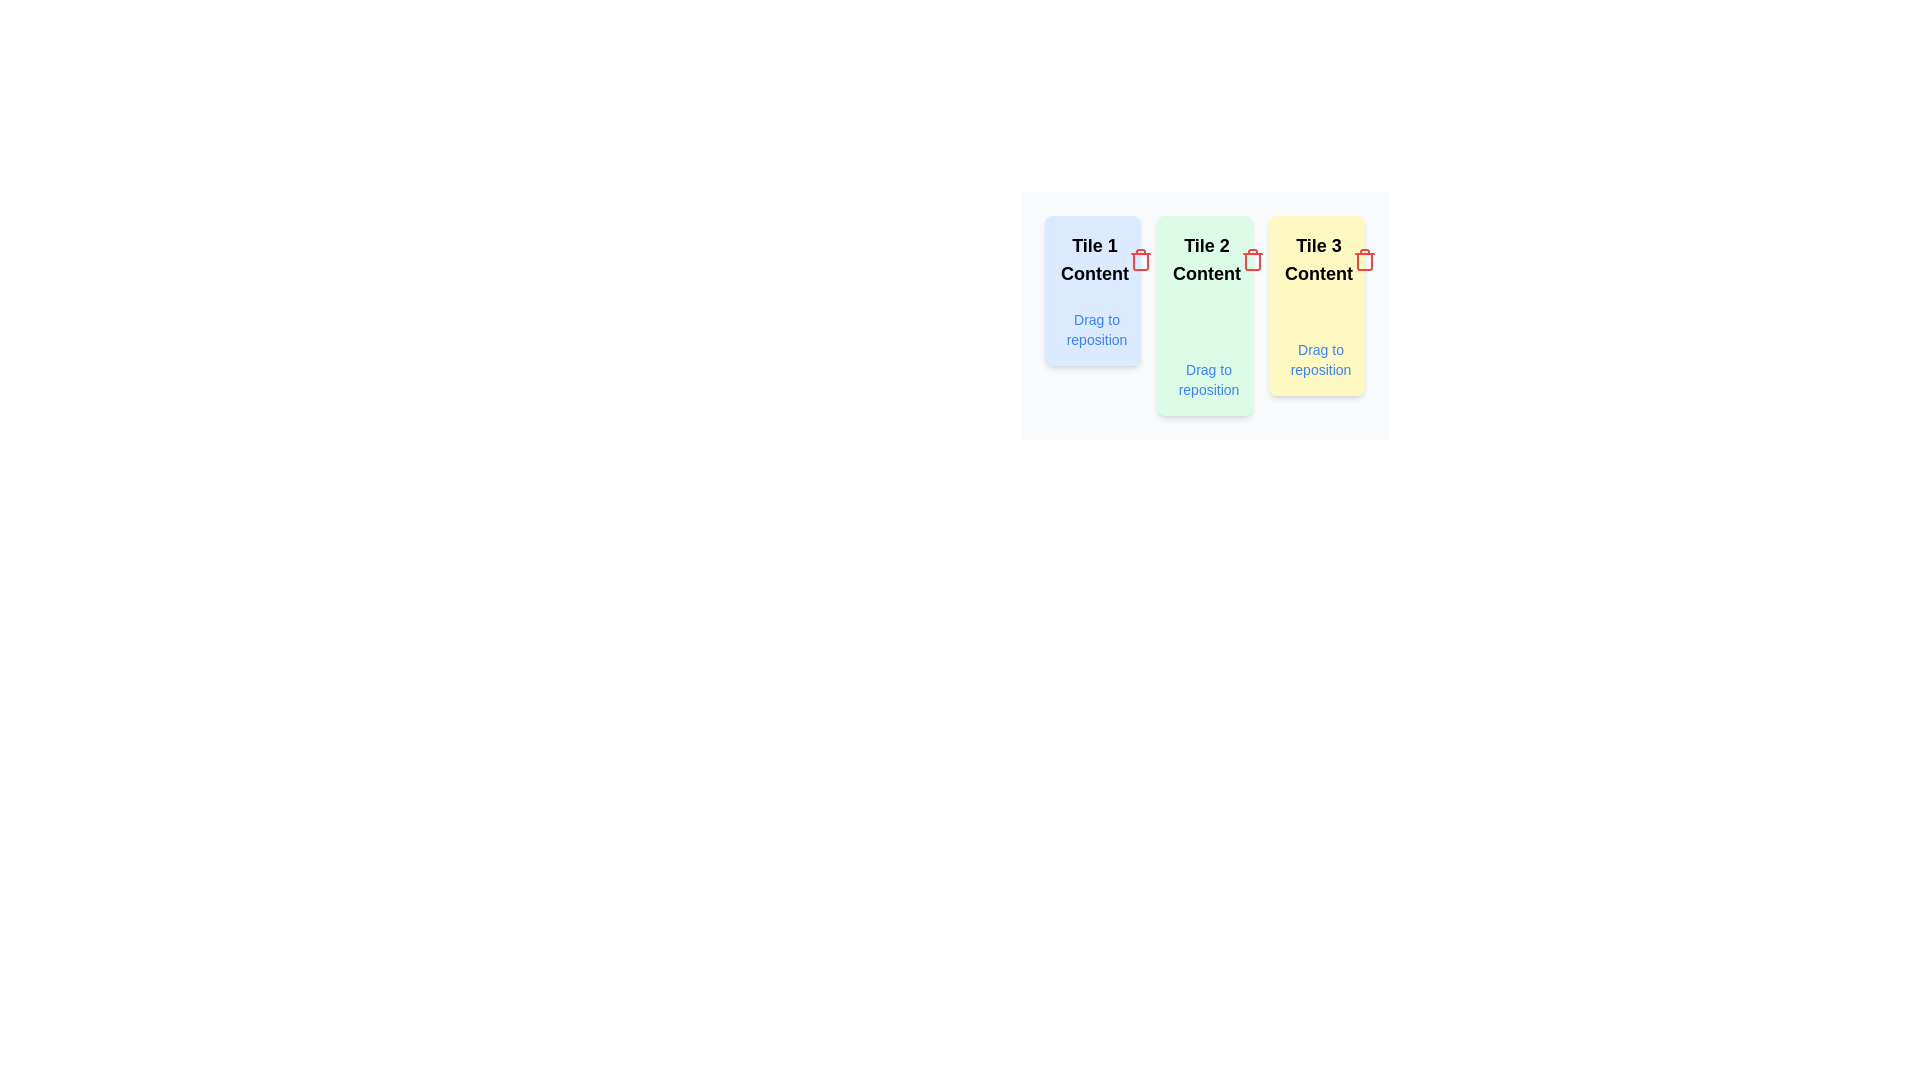 The height and width of the screenshot is (1080, 1920). Describe the element at coordinates (1205, 258) in the screenshot. I see `the static text label displaying 'Tile 2 Content', which is located in the second green-tinted card in a row of three cards, centered near the top area of the card` at that location.